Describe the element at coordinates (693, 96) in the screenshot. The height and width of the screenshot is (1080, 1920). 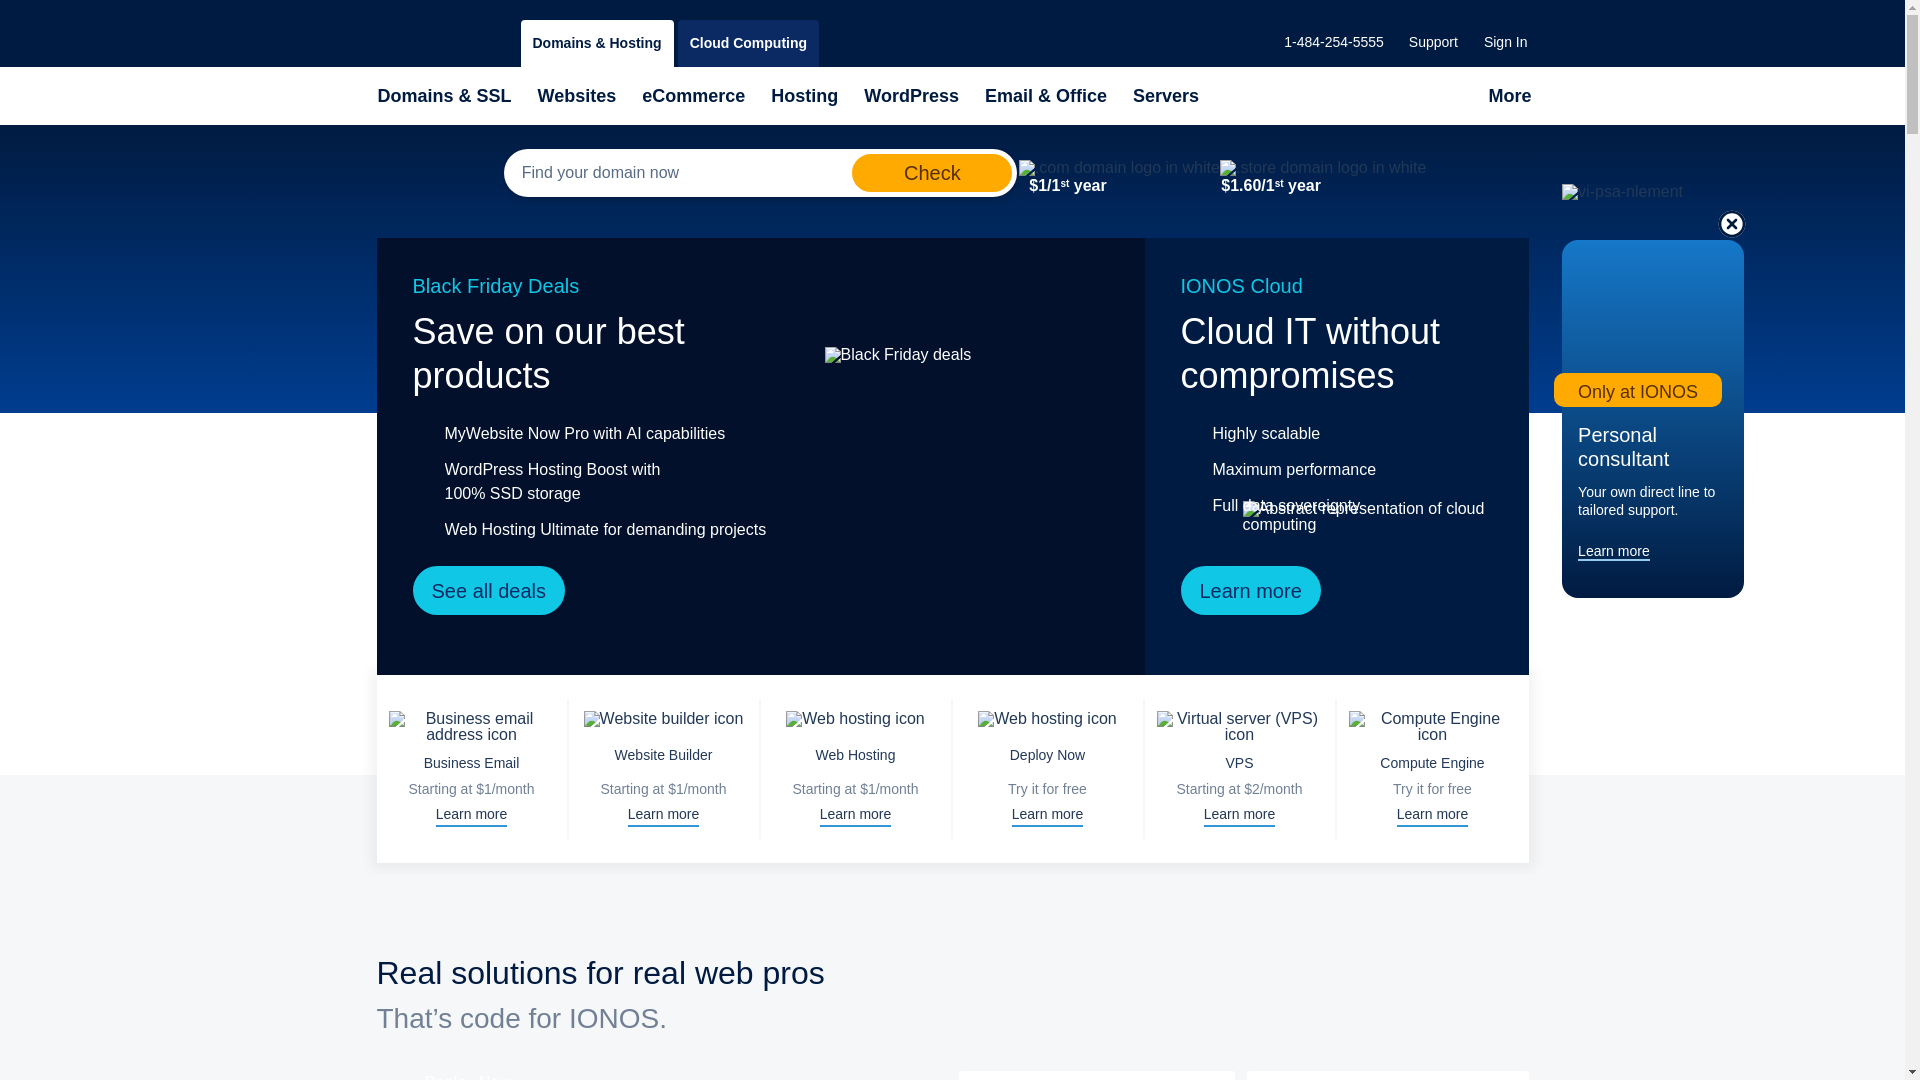
I see `'eCommerce'` at that location.